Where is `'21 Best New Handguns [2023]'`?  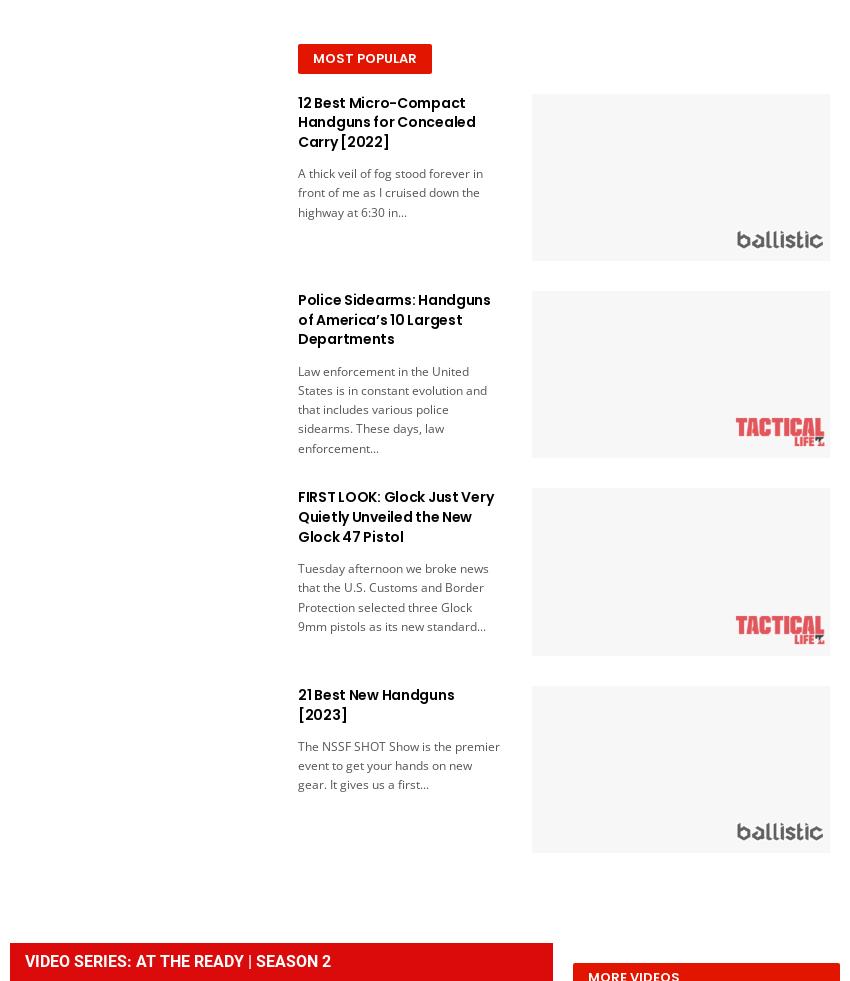 '21 Best New Handguns [2023]' is located at coordinates (374, 703).